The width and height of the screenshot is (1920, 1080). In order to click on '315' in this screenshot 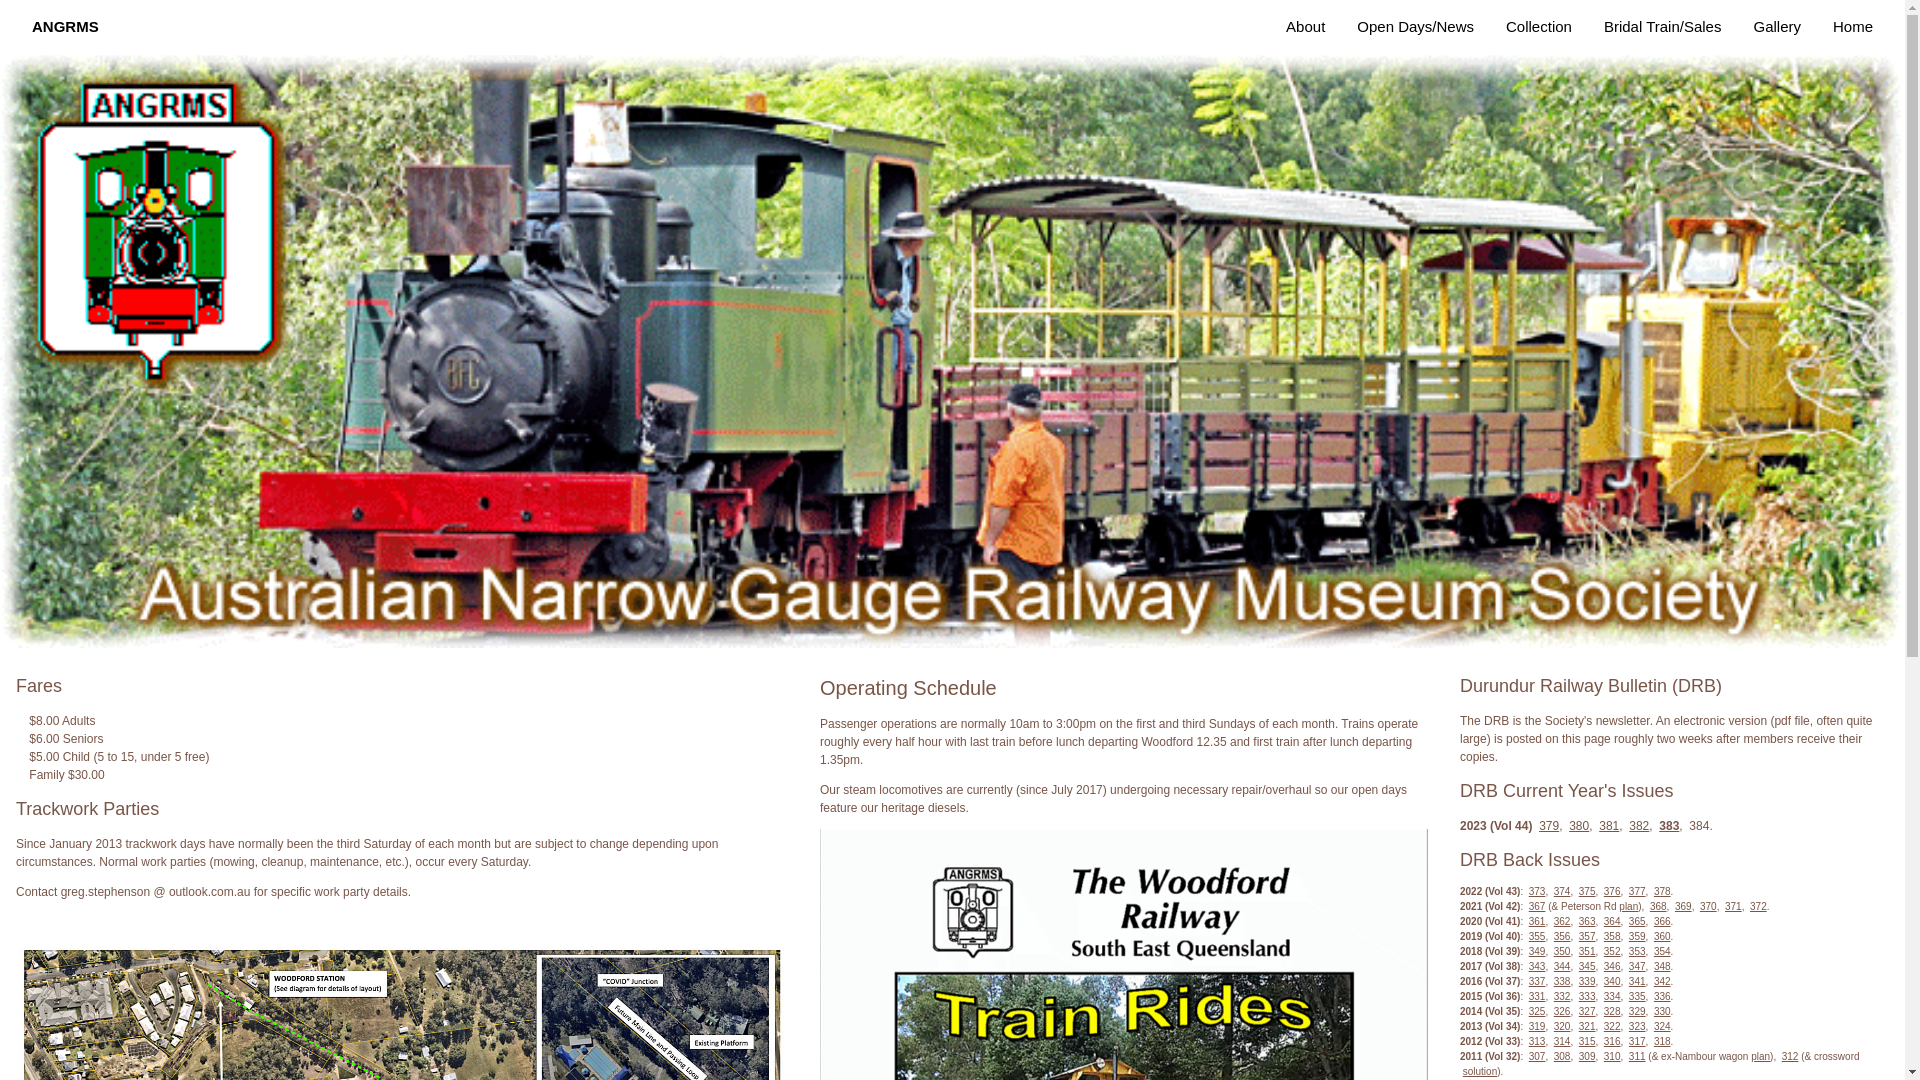, I will do `click(1586, 1040)`.